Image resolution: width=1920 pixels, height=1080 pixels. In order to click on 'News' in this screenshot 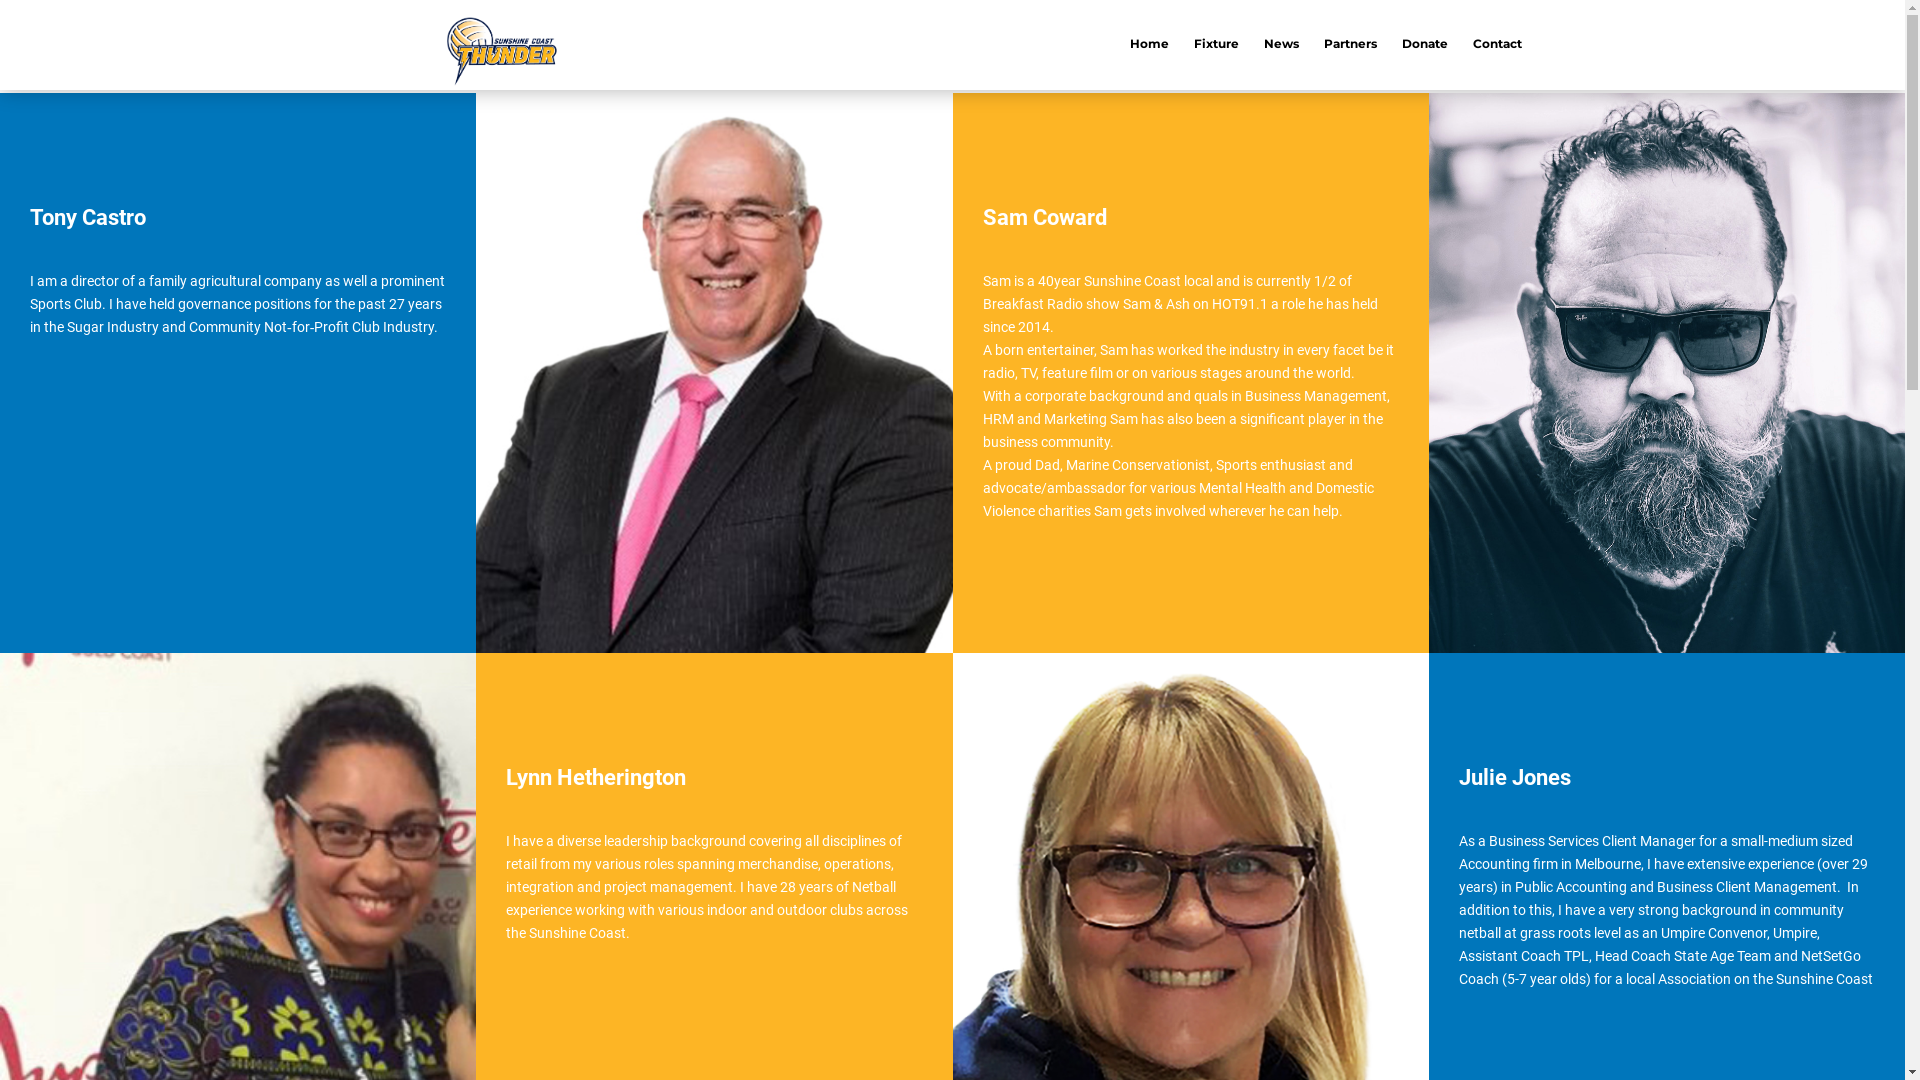, I will do `click(1262, 45)`.